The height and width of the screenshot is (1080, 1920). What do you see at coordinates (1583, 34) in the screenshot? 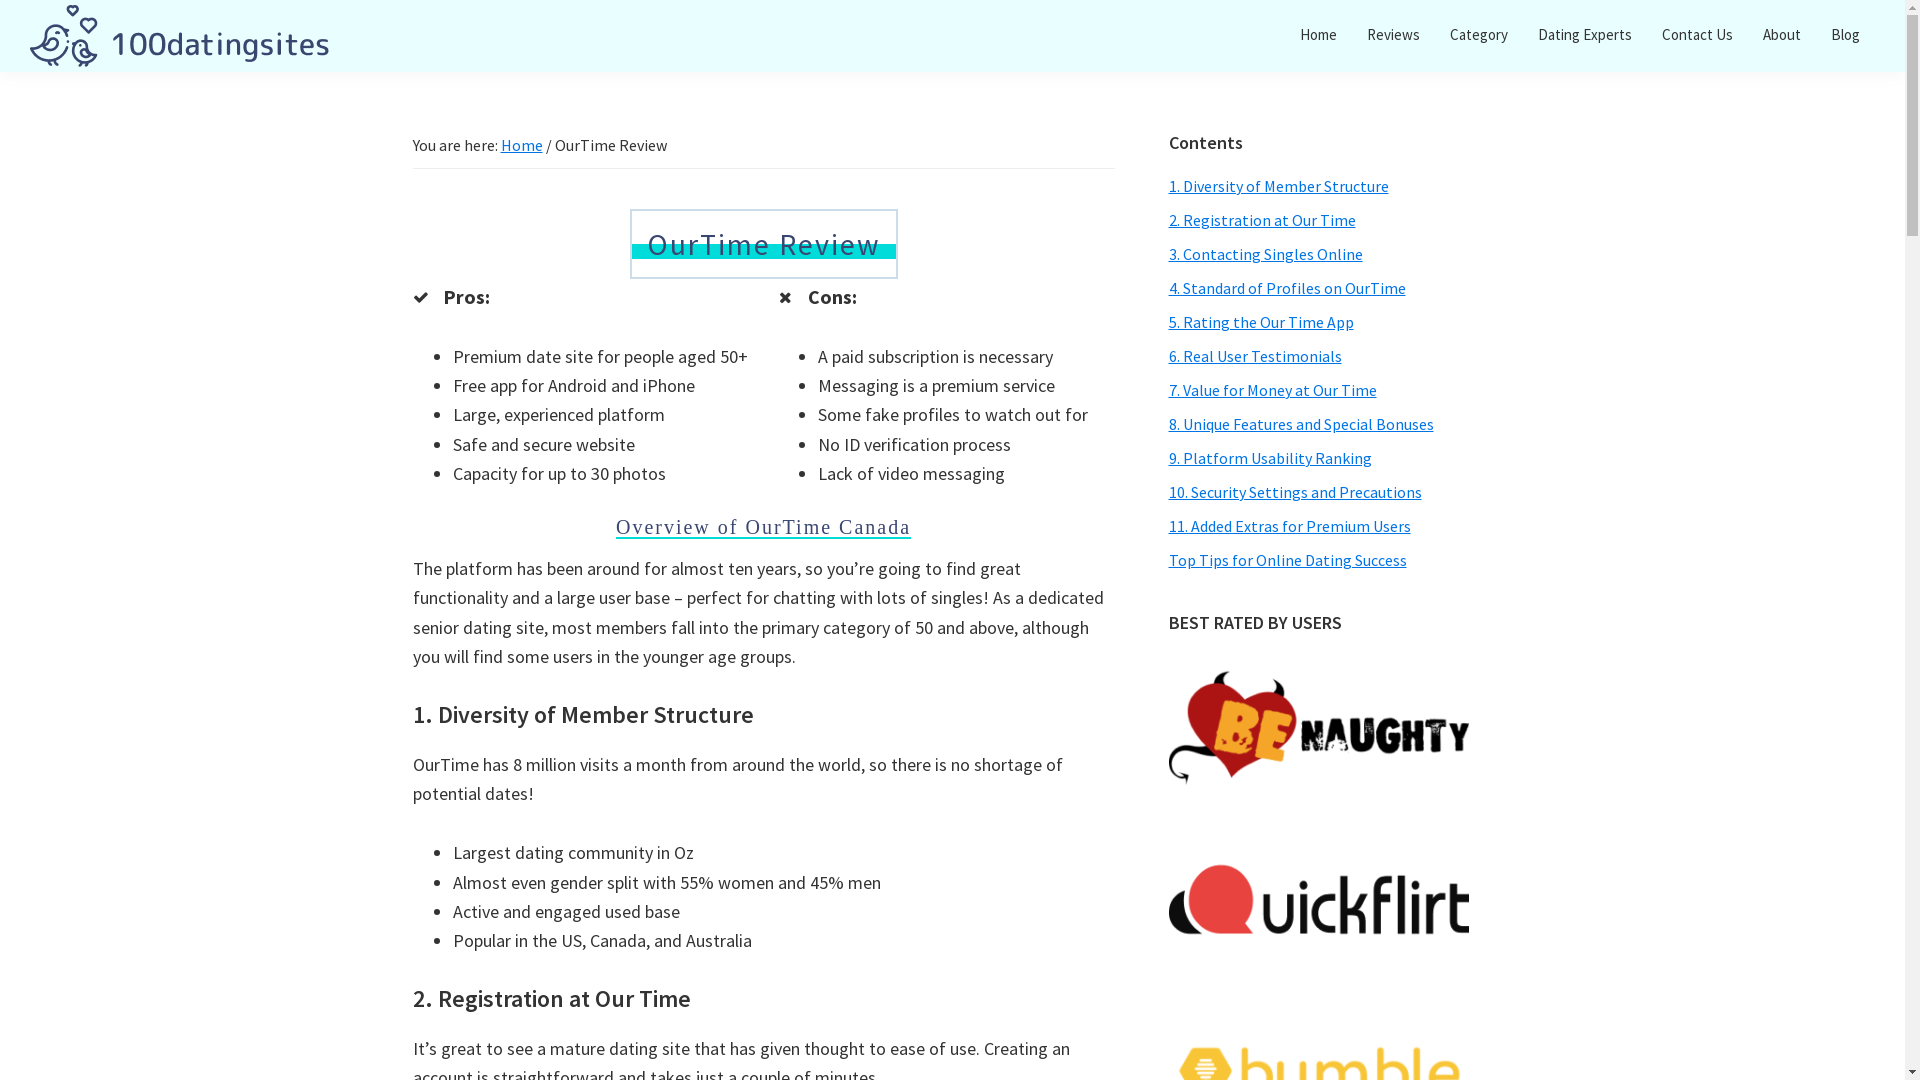
I see `'Dating Experts'` at bounding box center [1583, 34].